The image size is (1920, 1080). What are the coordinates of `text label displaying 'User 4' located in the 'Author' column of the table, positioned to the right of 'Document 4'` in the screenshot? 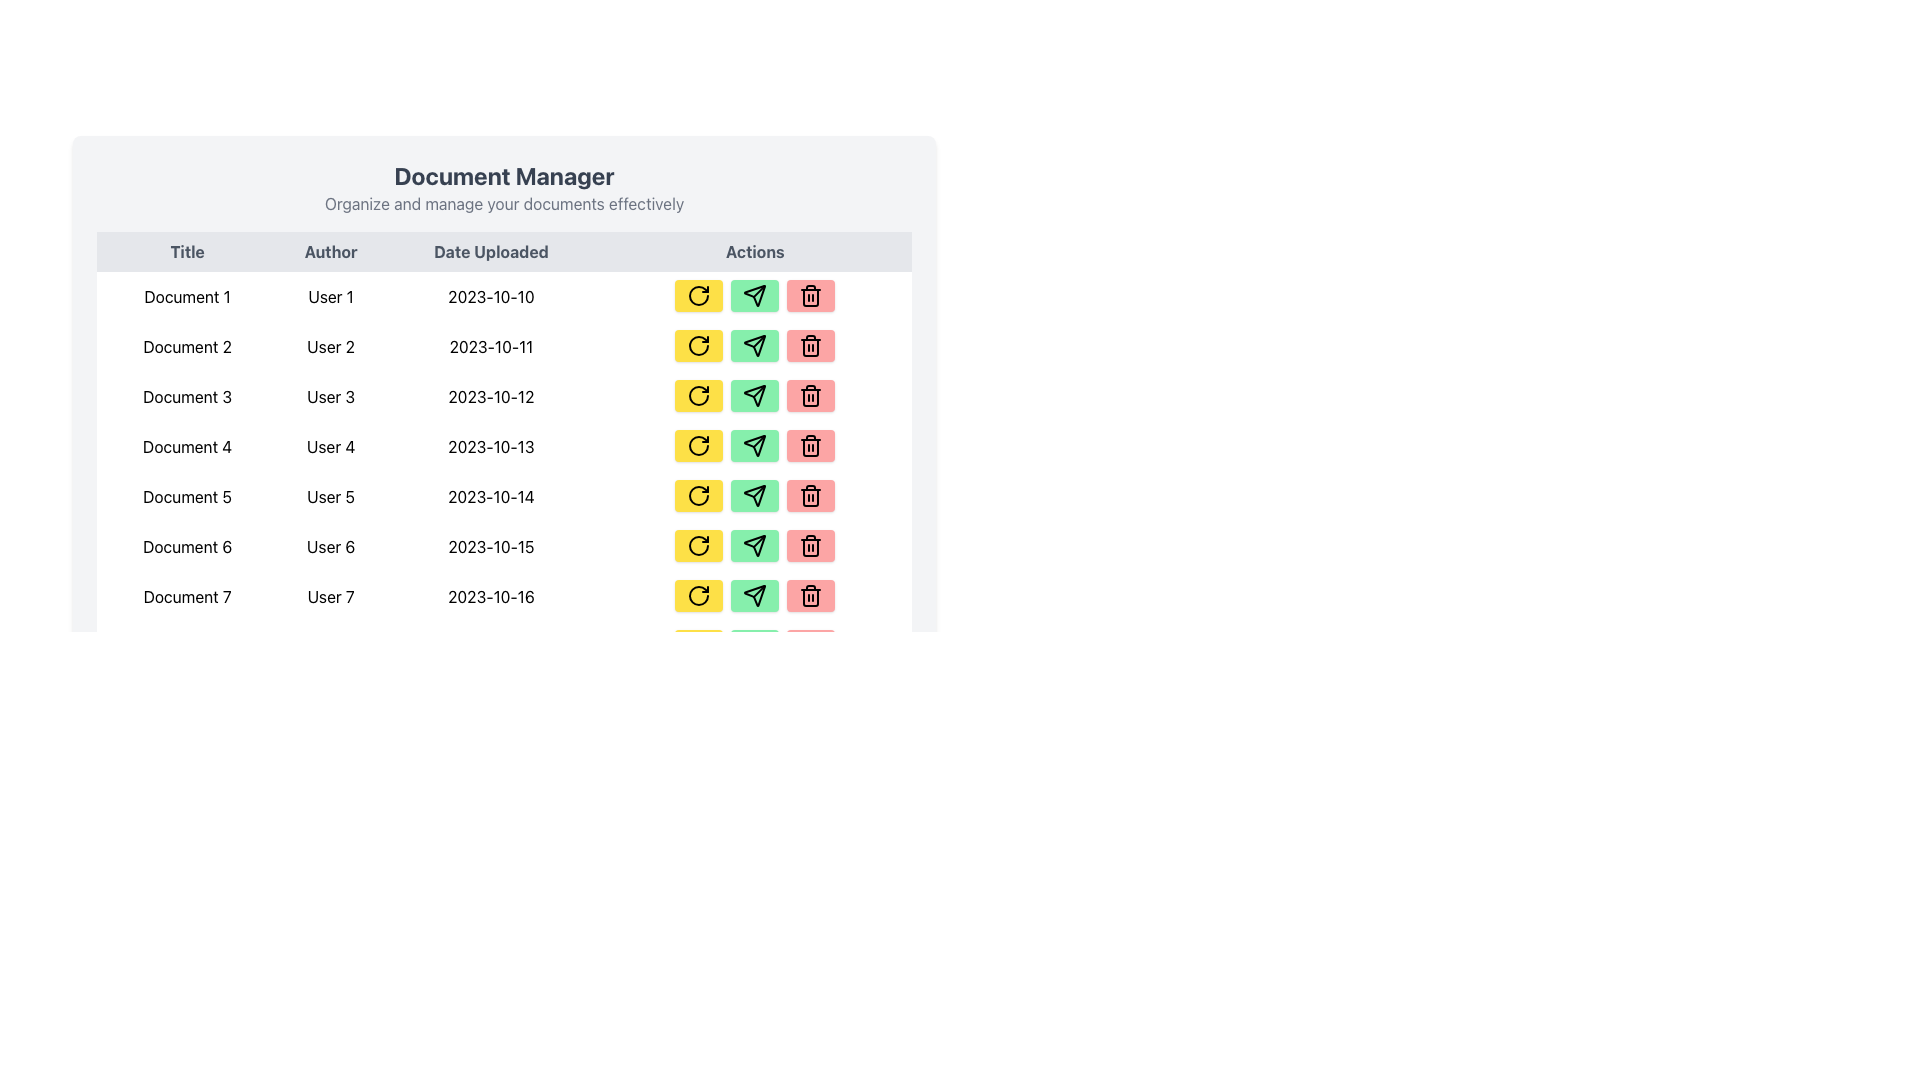 It's located at (331, 446).